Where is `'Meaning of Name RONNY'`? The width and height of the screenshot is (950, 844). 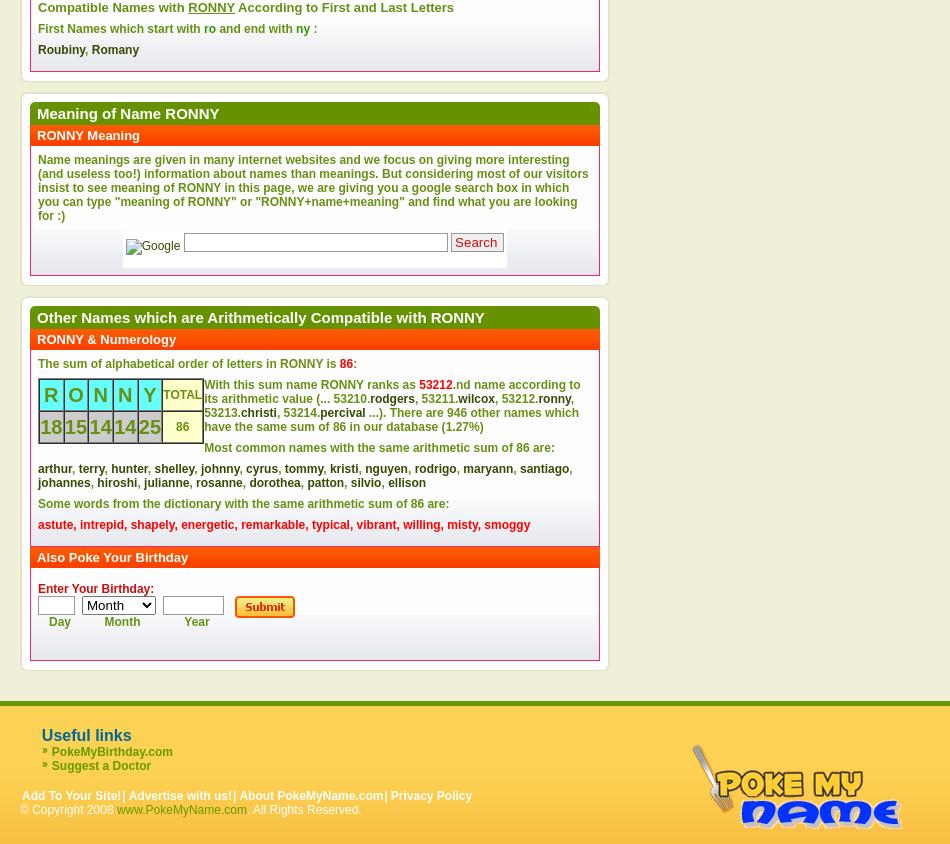
'Meaning of Name RONNY' is located at coordinates (127, 113).